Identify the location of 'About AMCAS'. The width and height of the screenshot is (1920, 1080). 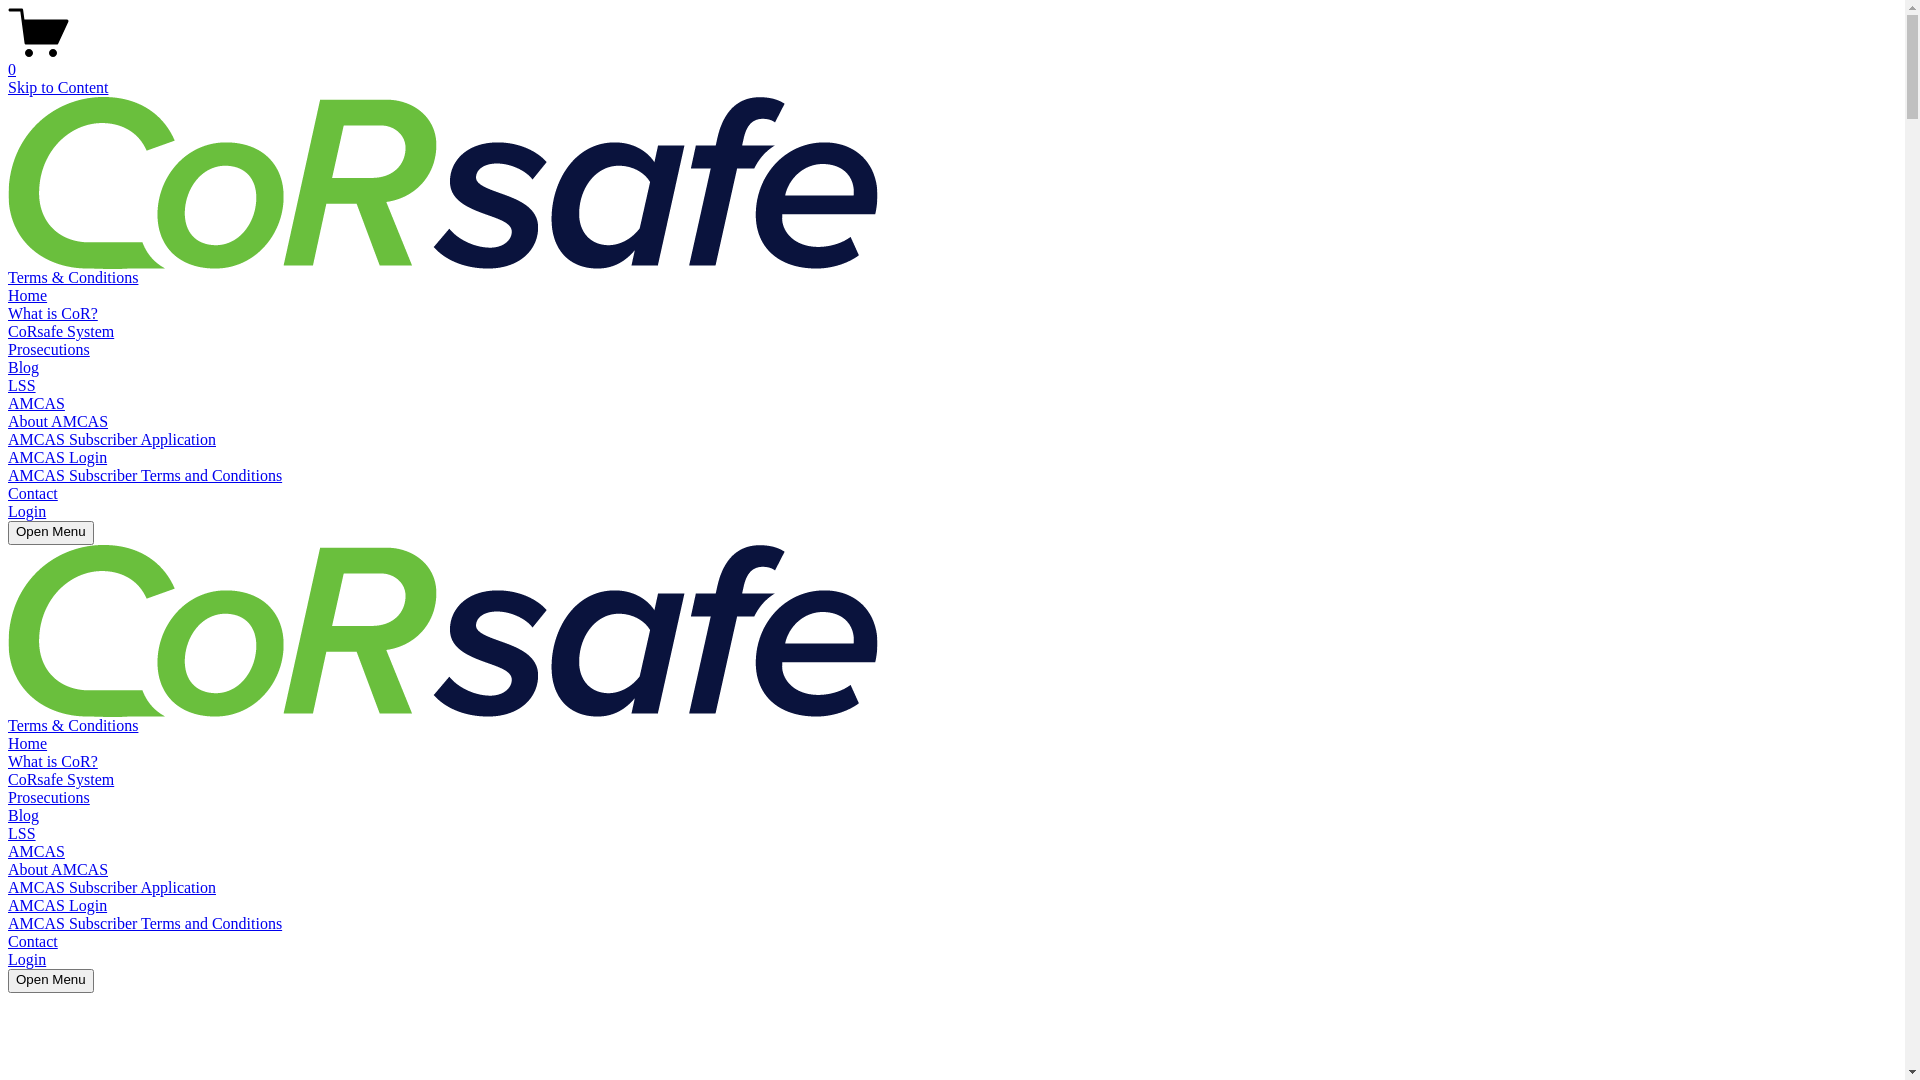
(57, 868).